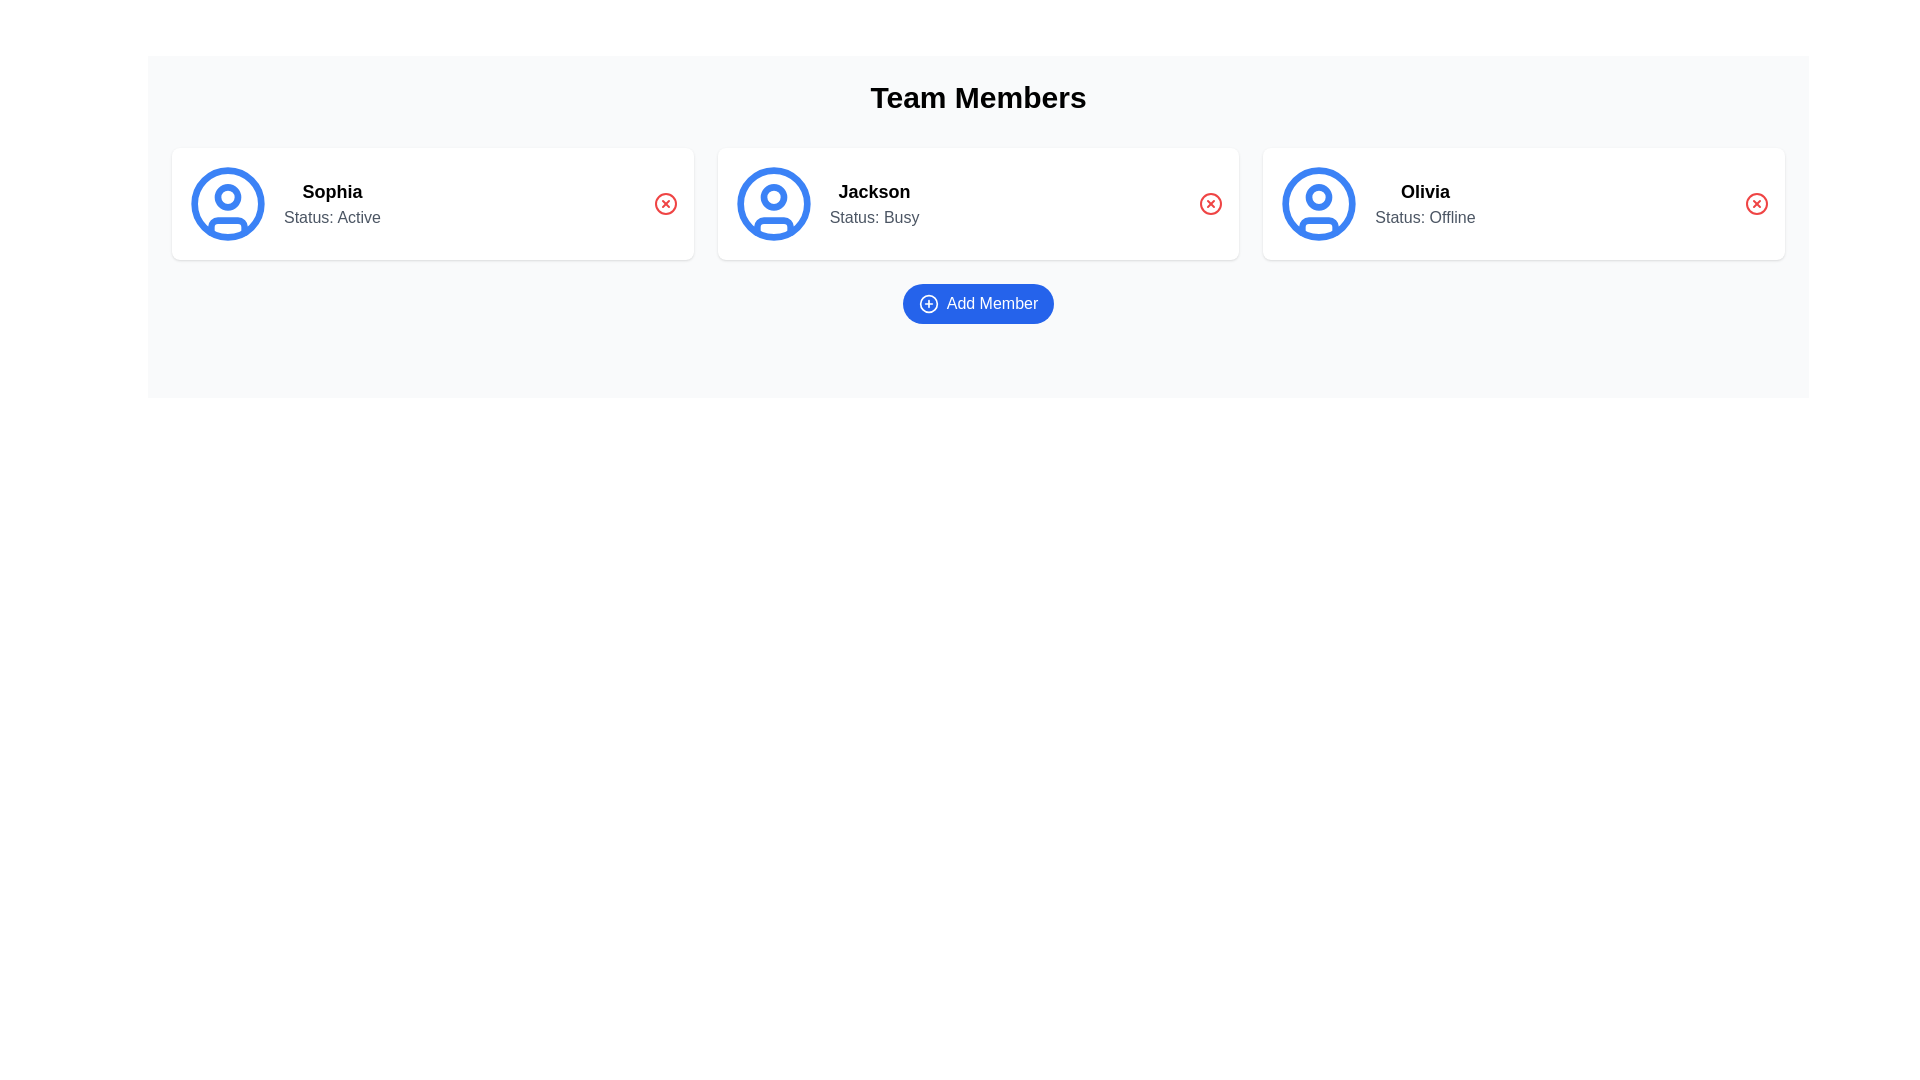  What do you see at coordinates (978, 97) in the screenshot?
I see `prominent bold text heading that says 'Team Members', located at the top center of the page layout` at bounding box center [978, 97].